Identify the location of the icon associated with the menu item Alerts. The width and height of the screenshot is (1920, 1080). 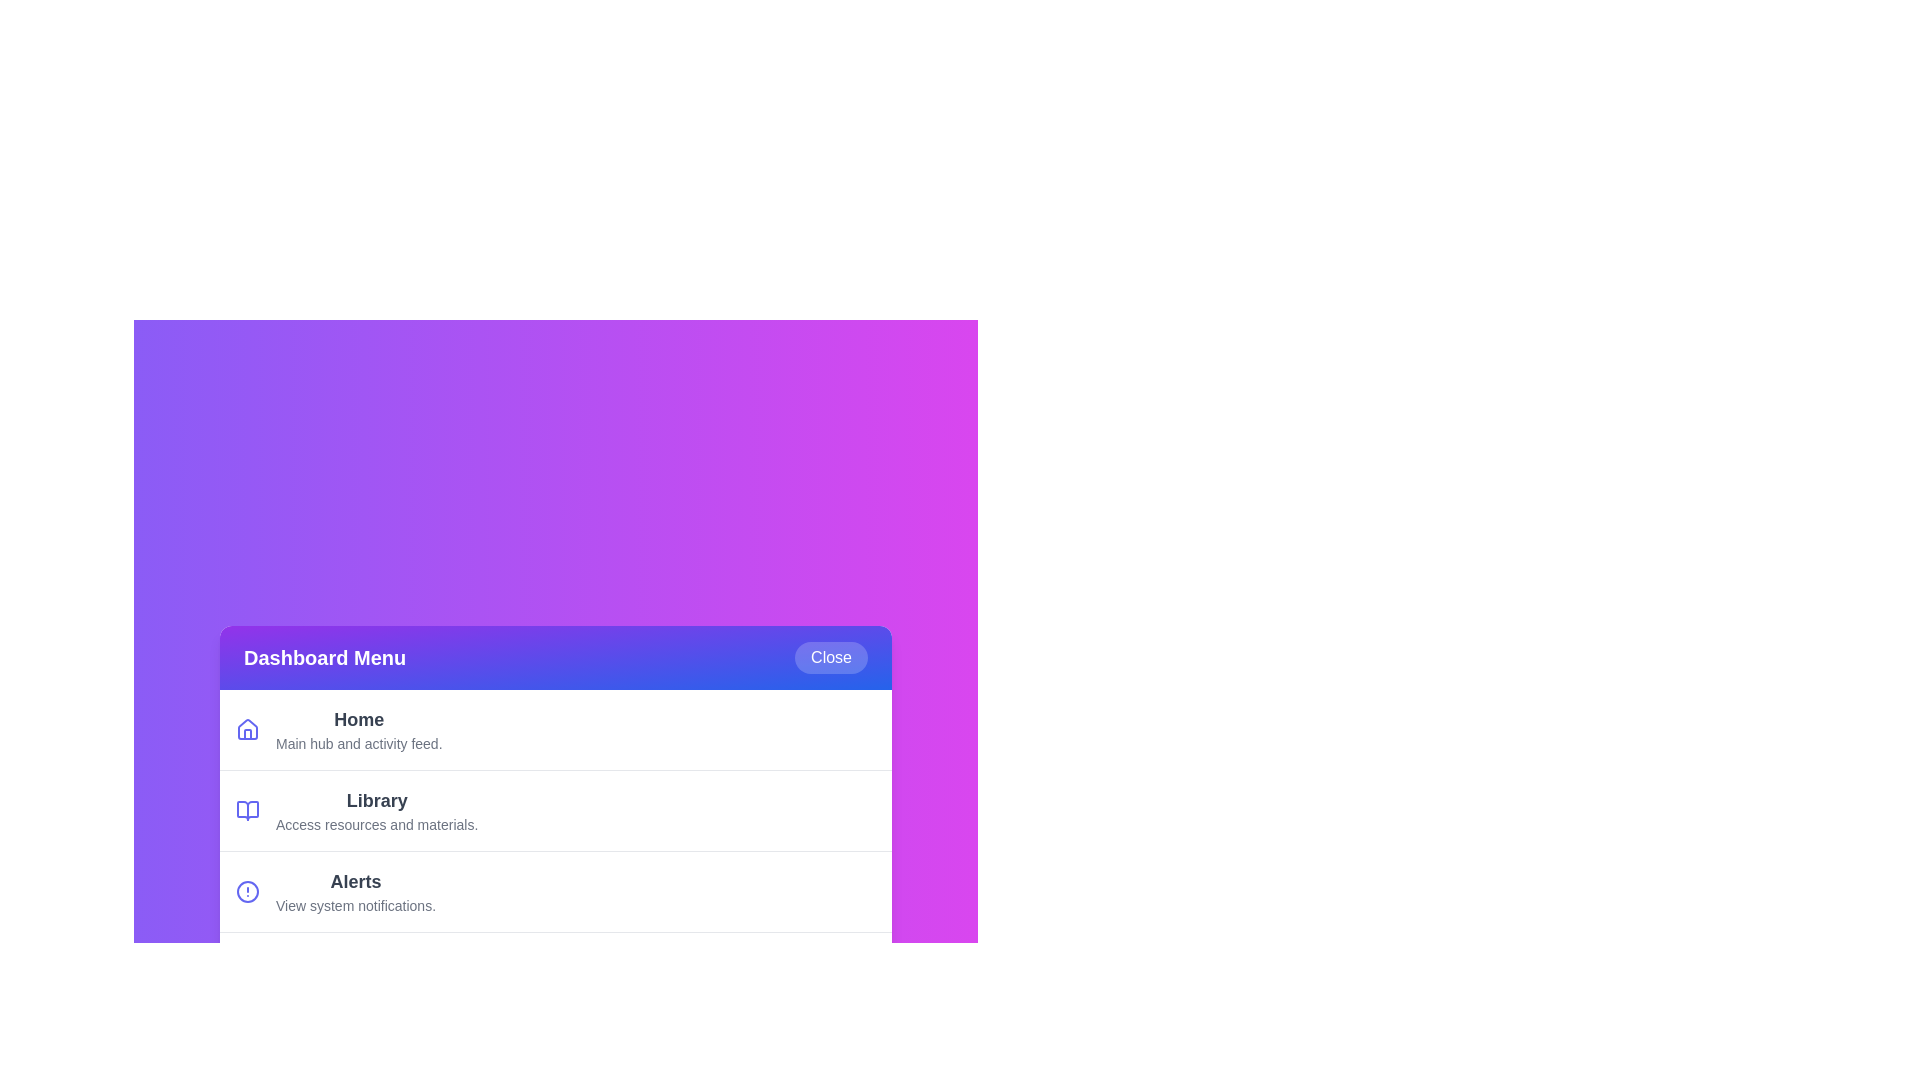
(247, 890).